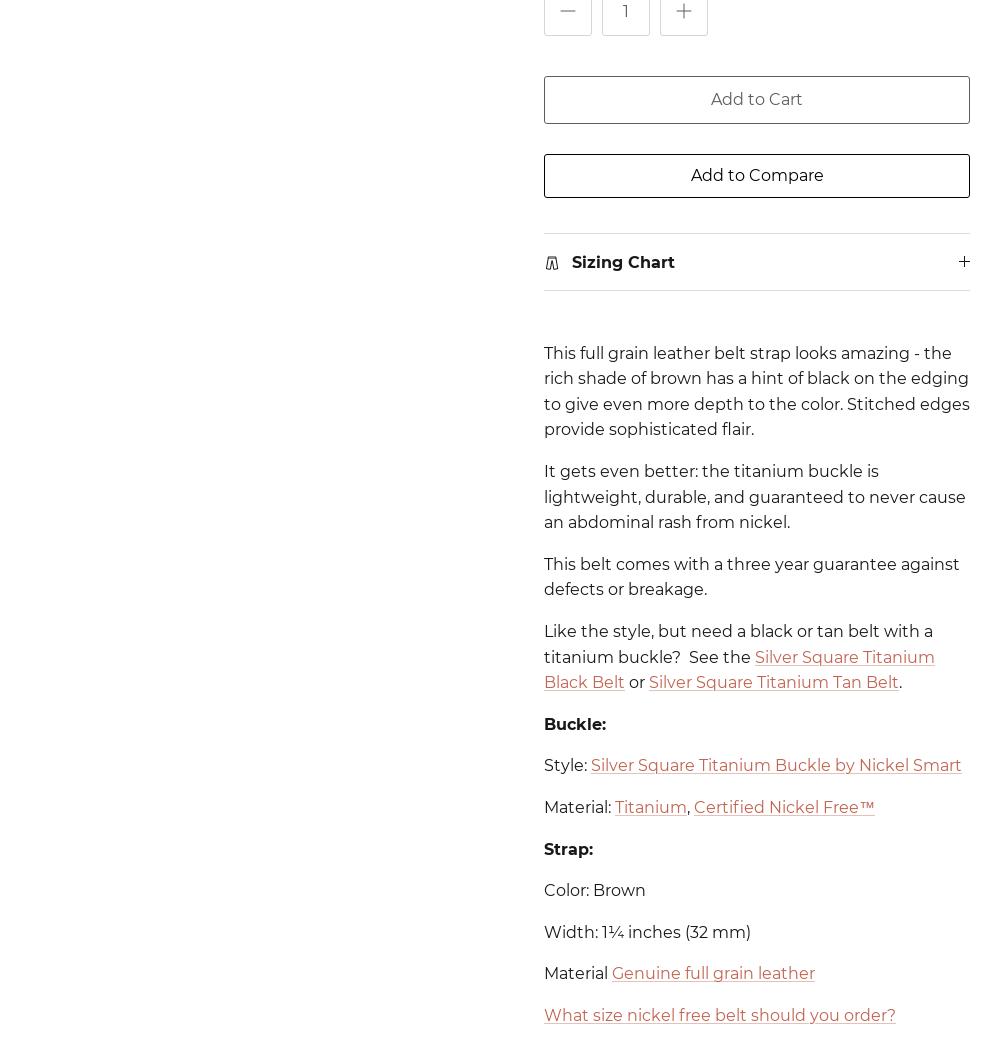 This screenshot has width=1000, height=1041. What do you see at coordinates (750, 730) in the screenshot?
I see `'This sizing chart will work on Nickel Zero® belts too.'` at bounding box center [750, 730].